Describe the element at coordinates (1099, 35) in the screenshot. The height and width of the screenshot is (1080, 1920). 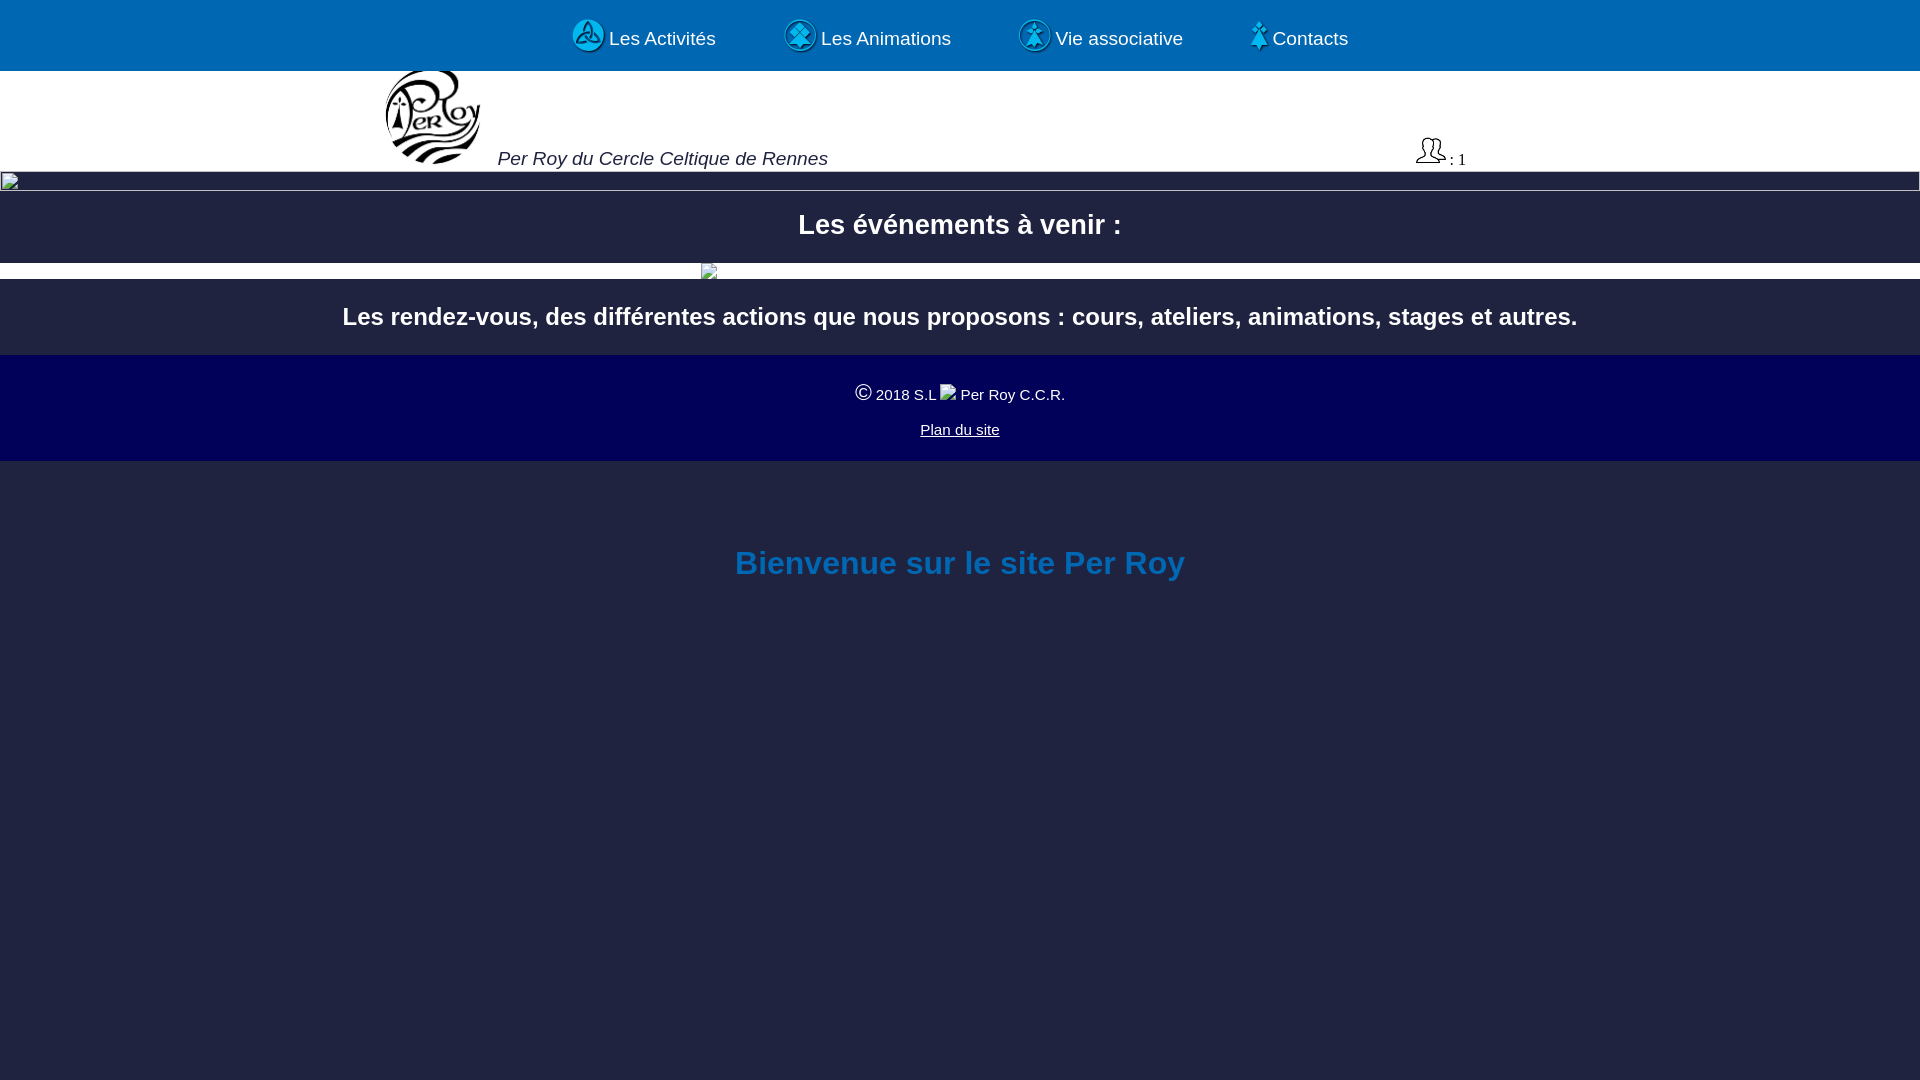
I see `'* Vie associative'` at that location.